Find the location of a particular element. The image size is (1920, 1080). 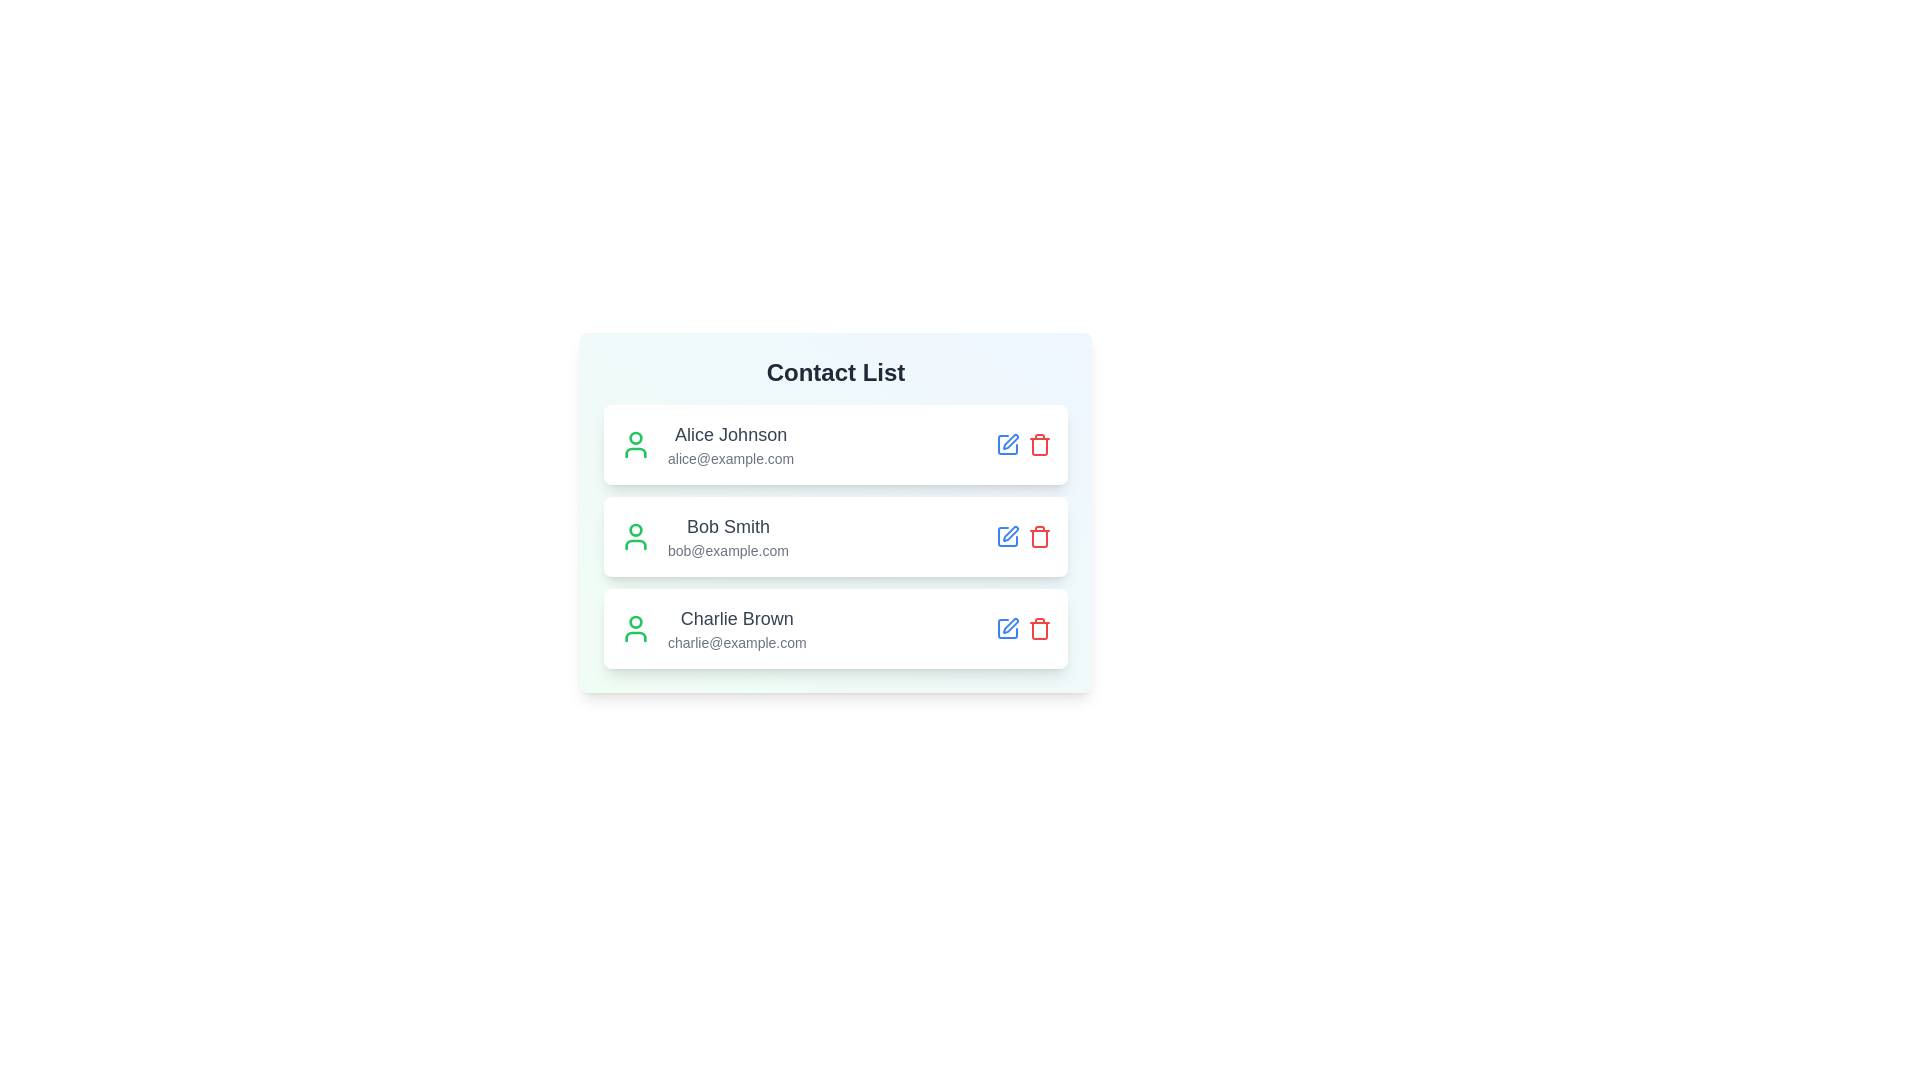

the contact corresponding to the Charlie Brown by clicking the associated delete button is located at coordinates (1040, 627).